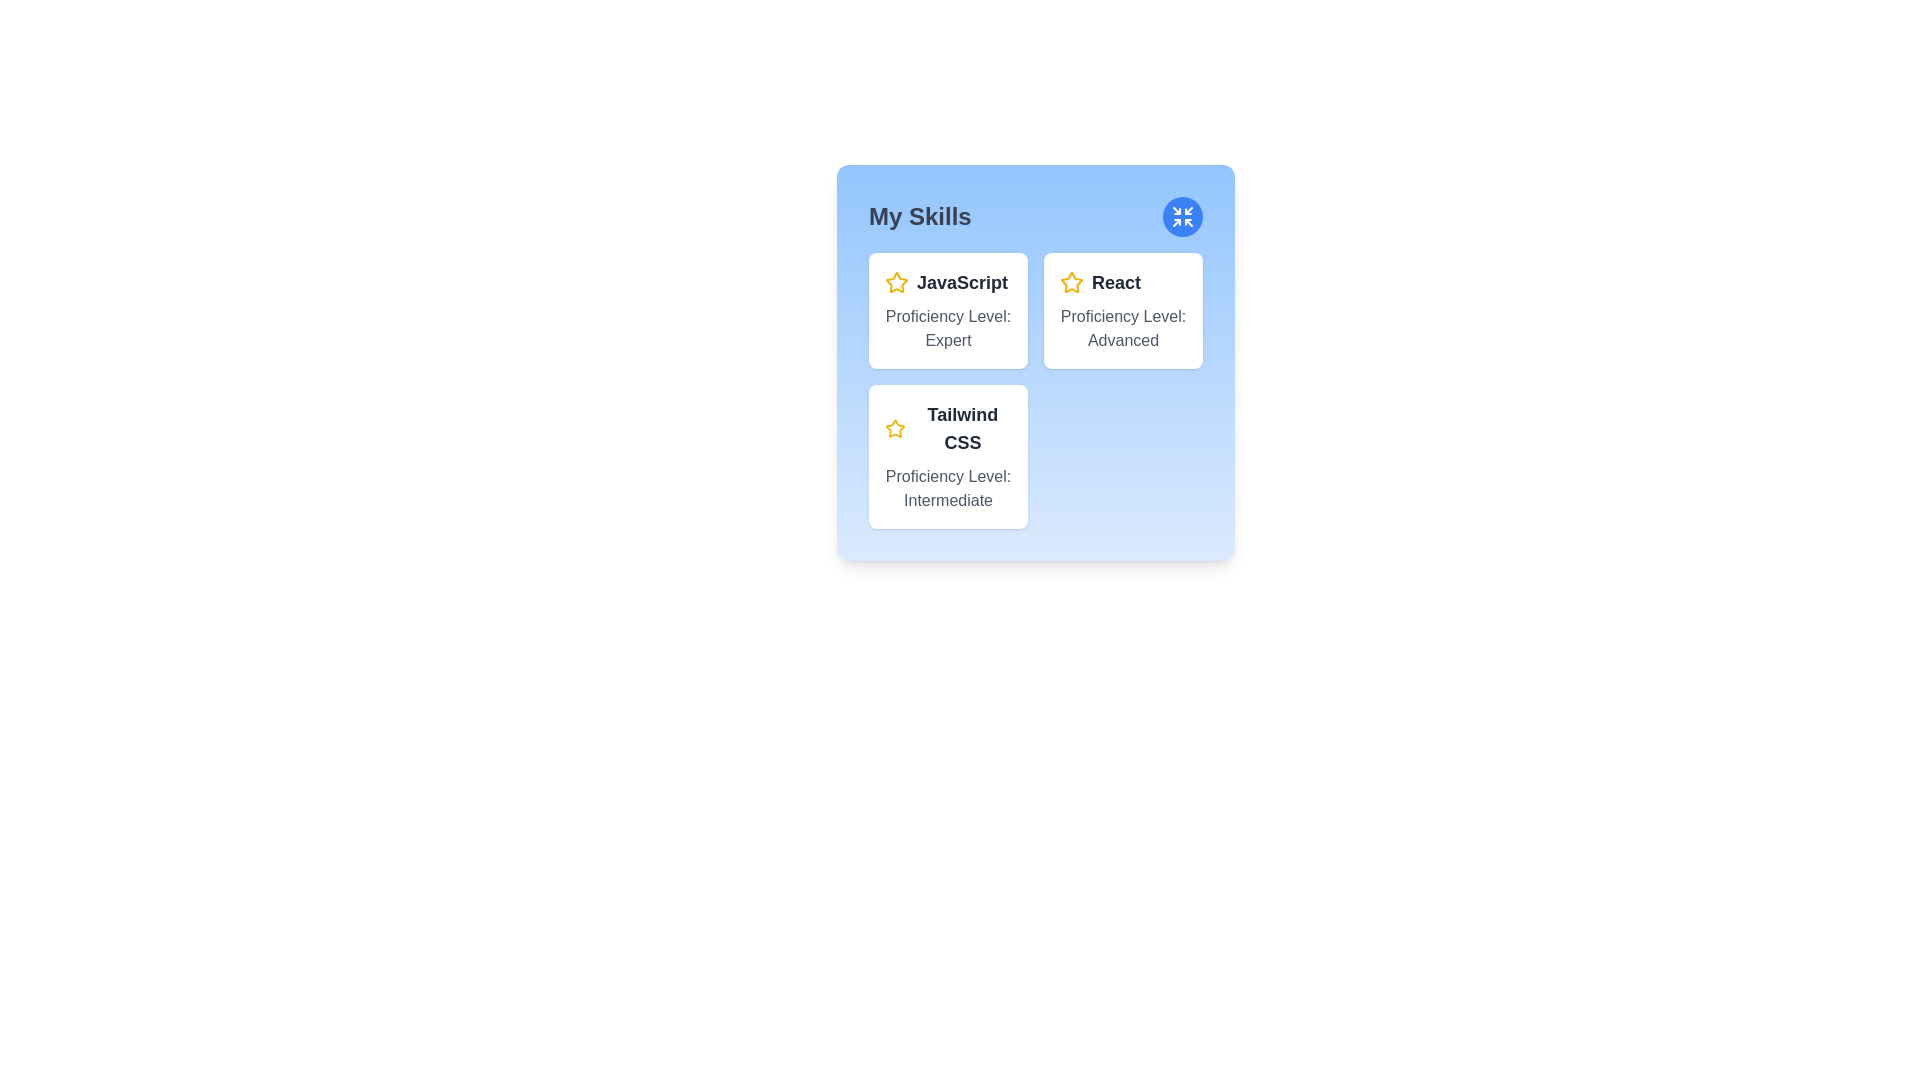  Describe the element at coordinates (947, 311) in the screenshot. I see `the skill card indicating proficiency in JavaScript at an 'Expert' level, located in the top-left block of the skill cards grid below 'My Skills'` at that location.